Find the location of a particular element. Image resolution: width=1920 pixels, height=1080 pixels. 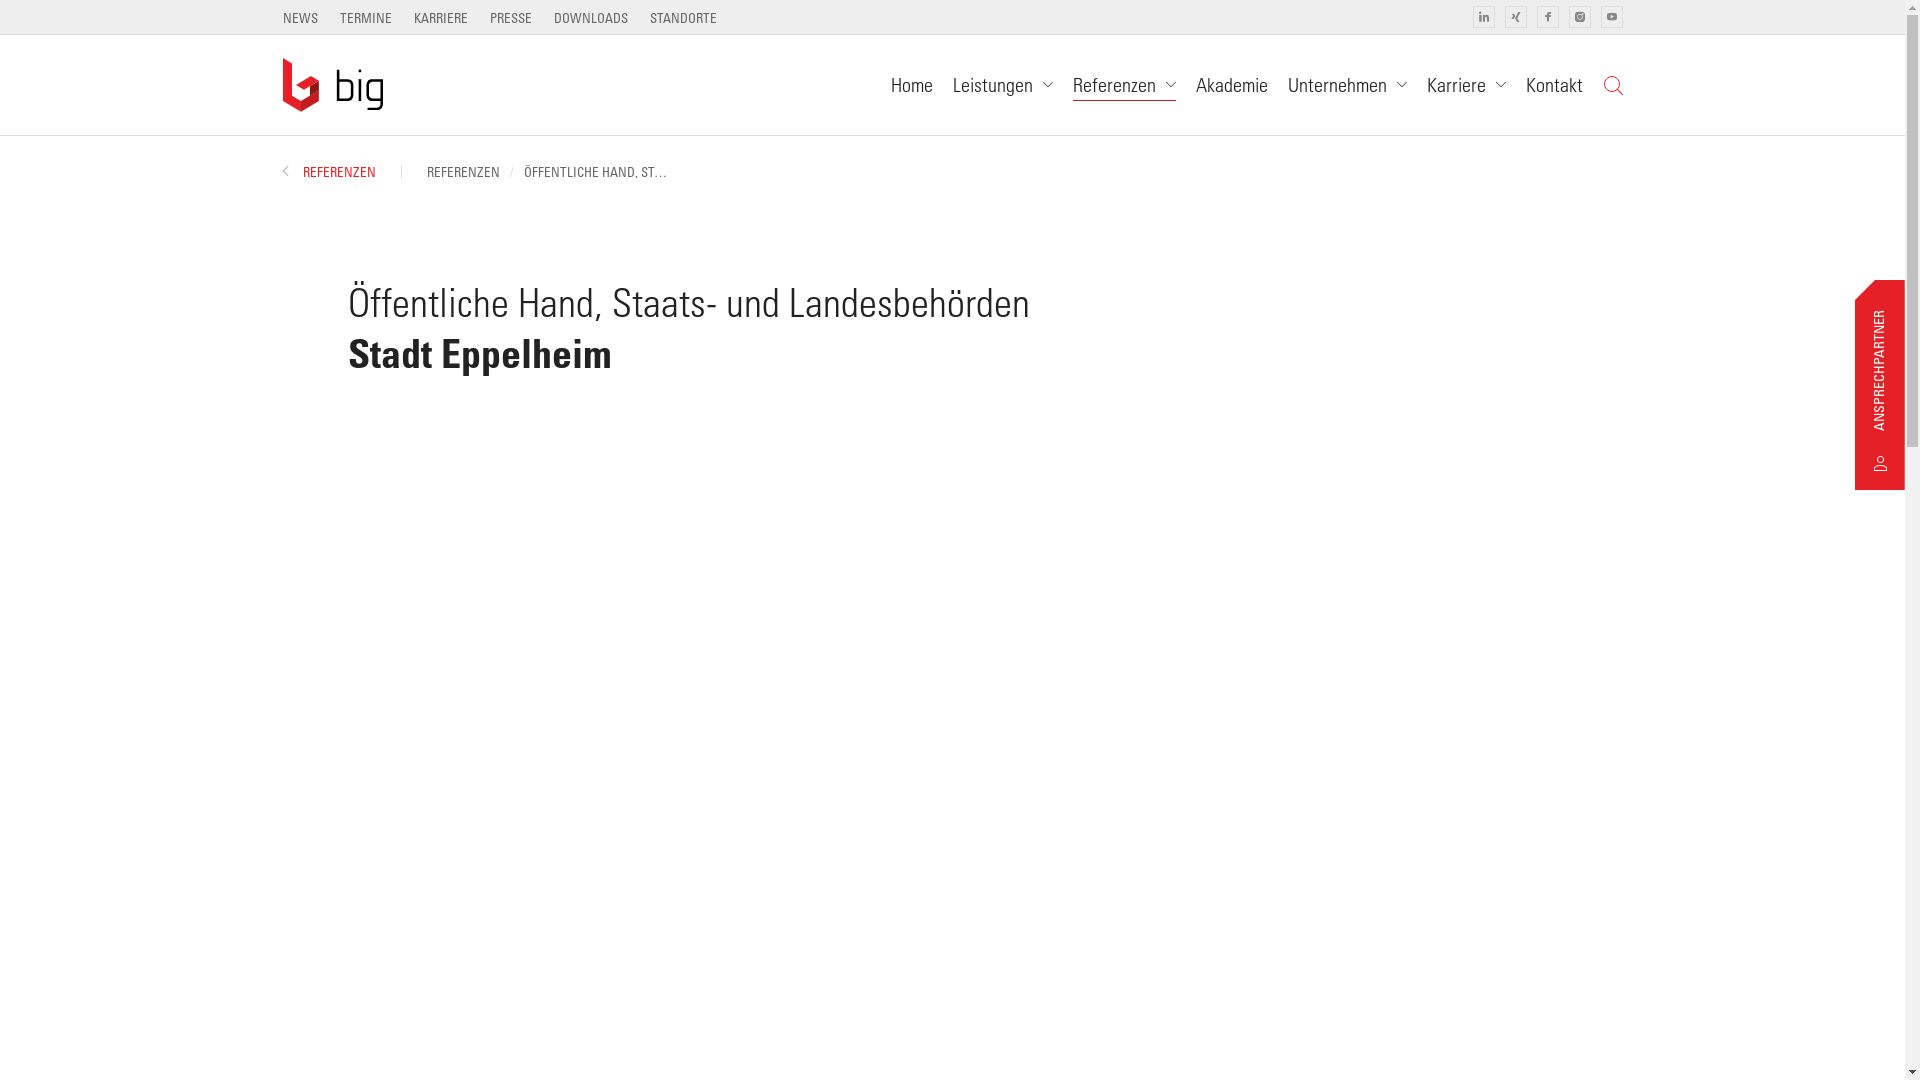

'KARRIERE' is located at coordinates (440, 17).